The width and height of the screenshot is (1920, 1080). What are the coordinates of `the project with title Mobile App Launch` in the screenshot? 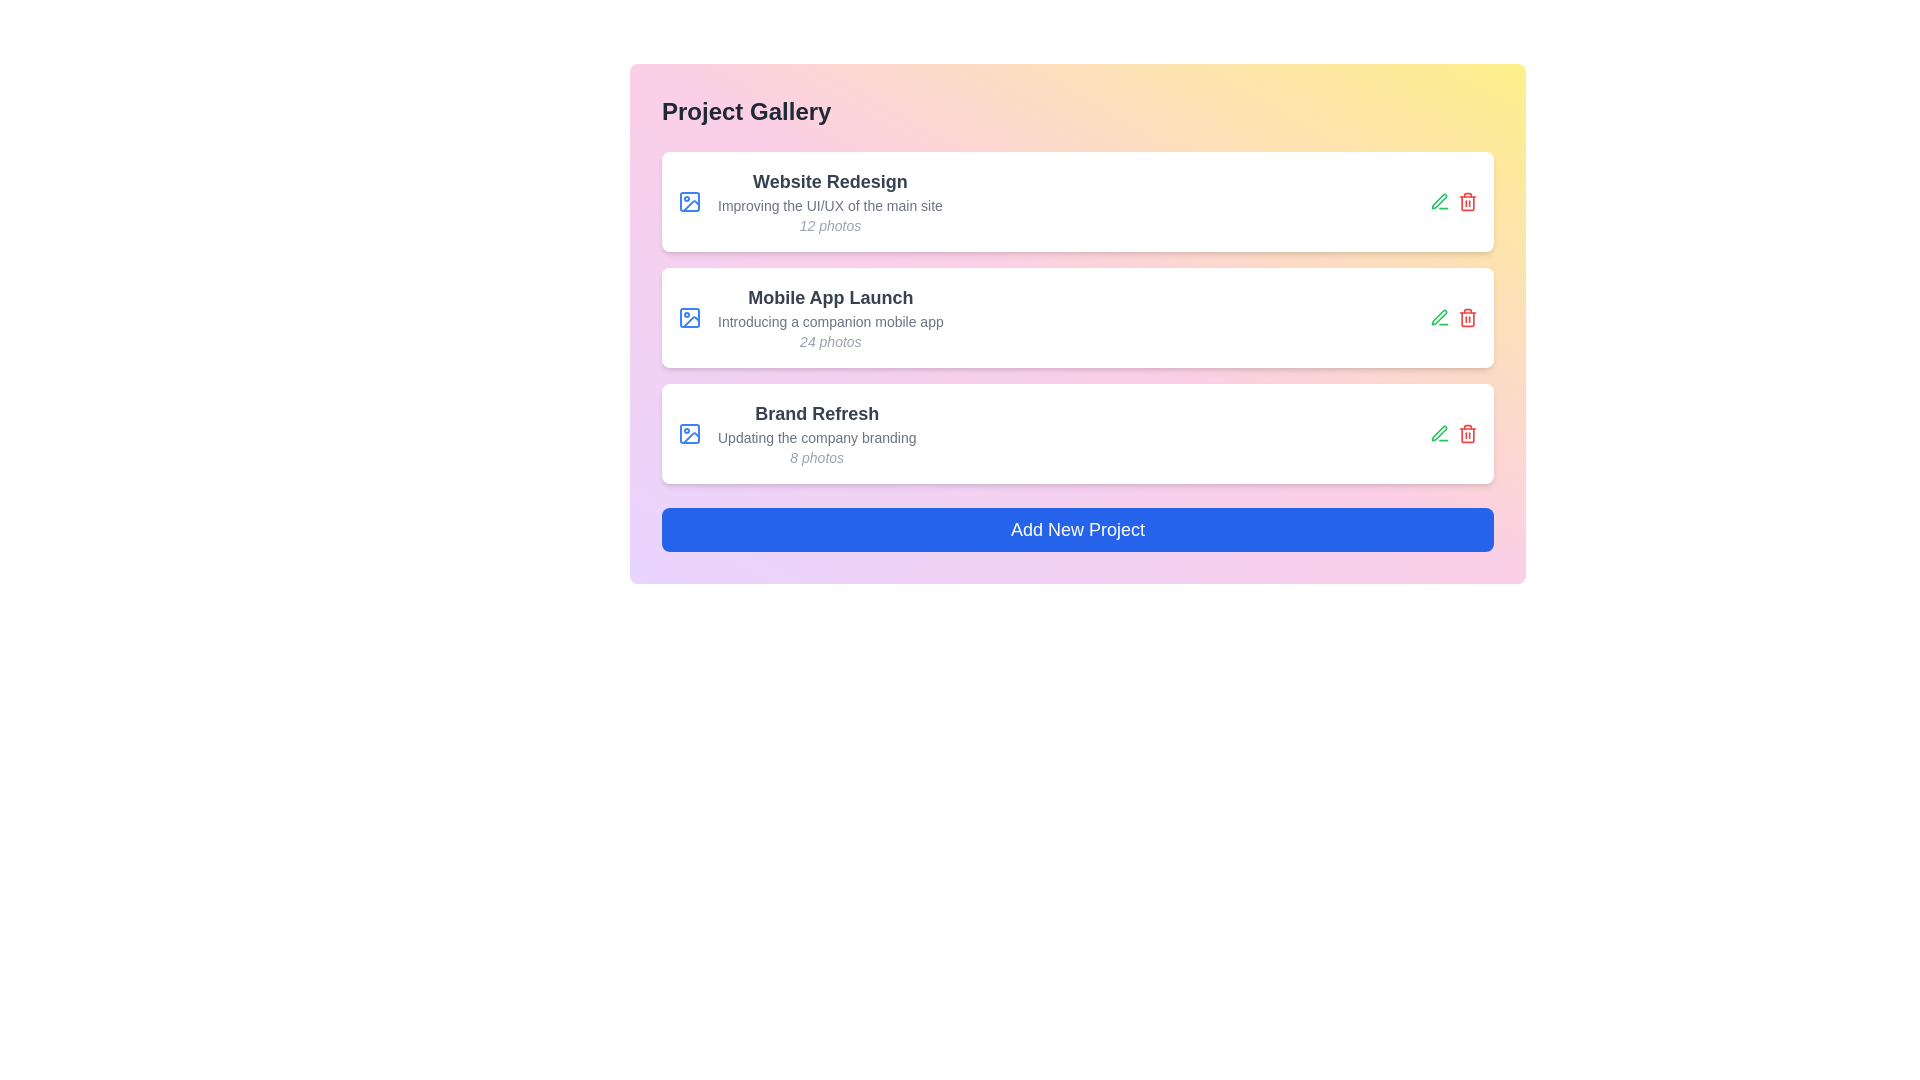 It's located at (830, 297).